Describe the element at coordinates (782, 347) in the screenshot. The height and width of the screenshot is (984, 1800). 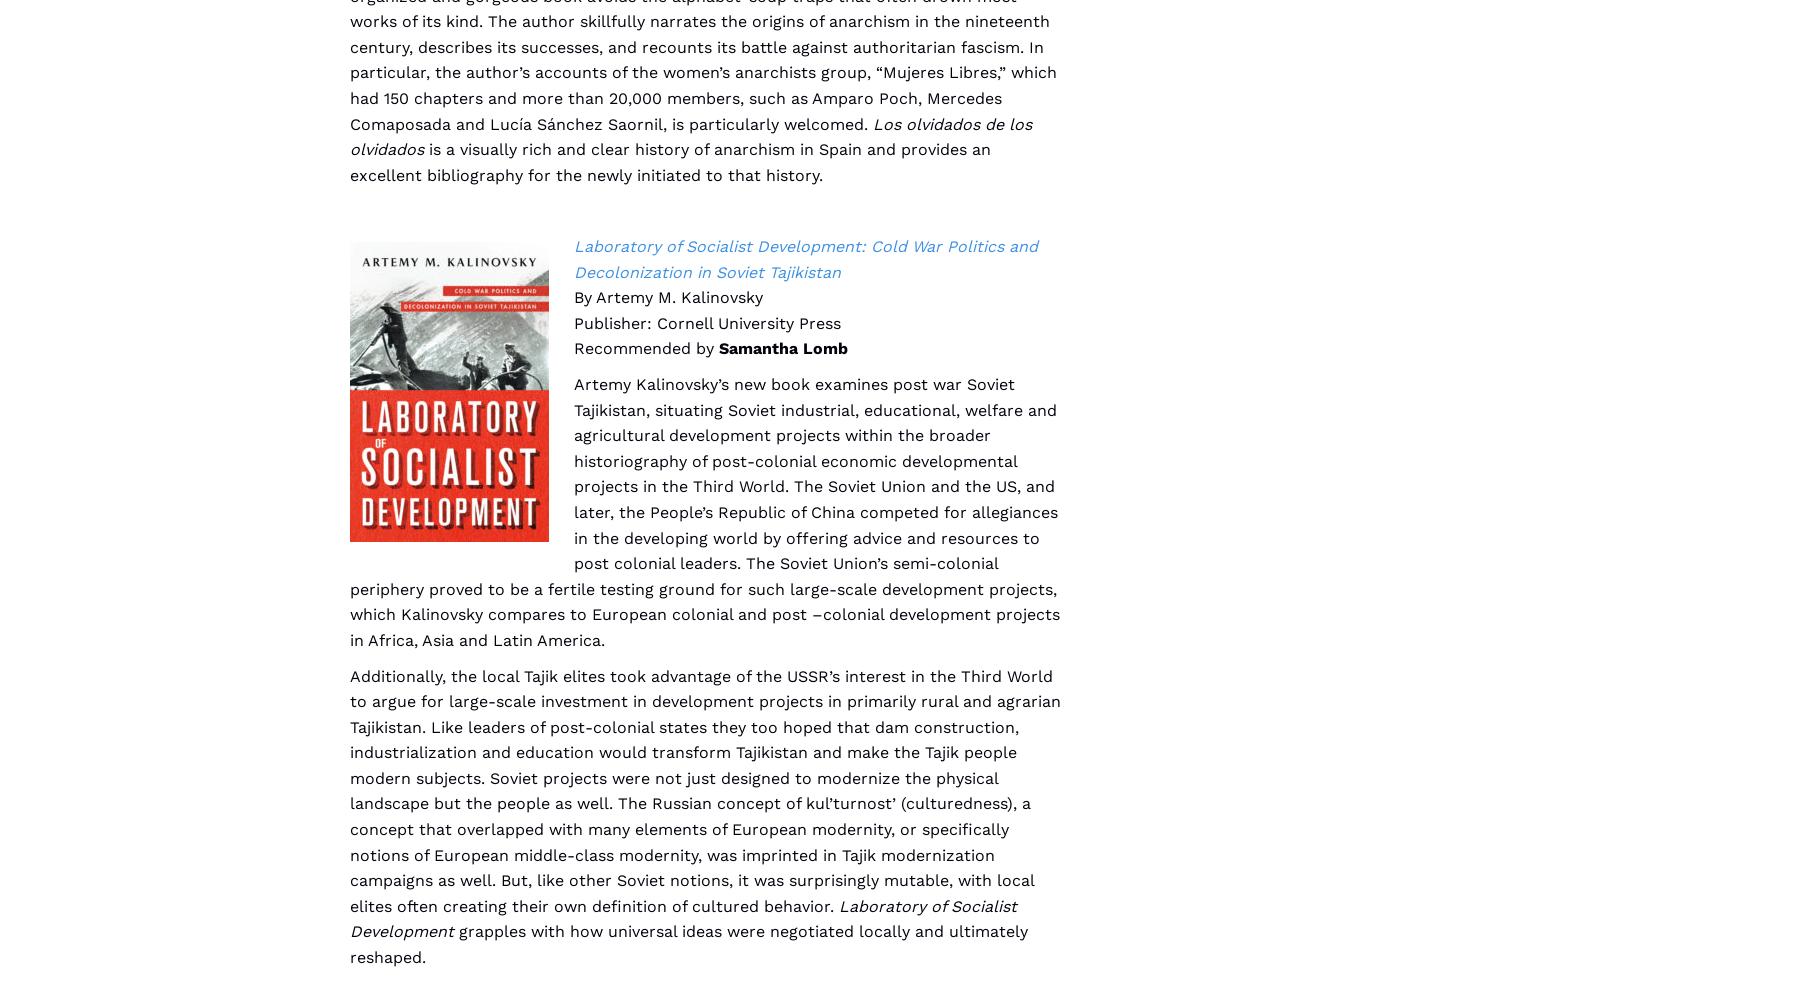
I see `'Samantha Lomb'` at that location.